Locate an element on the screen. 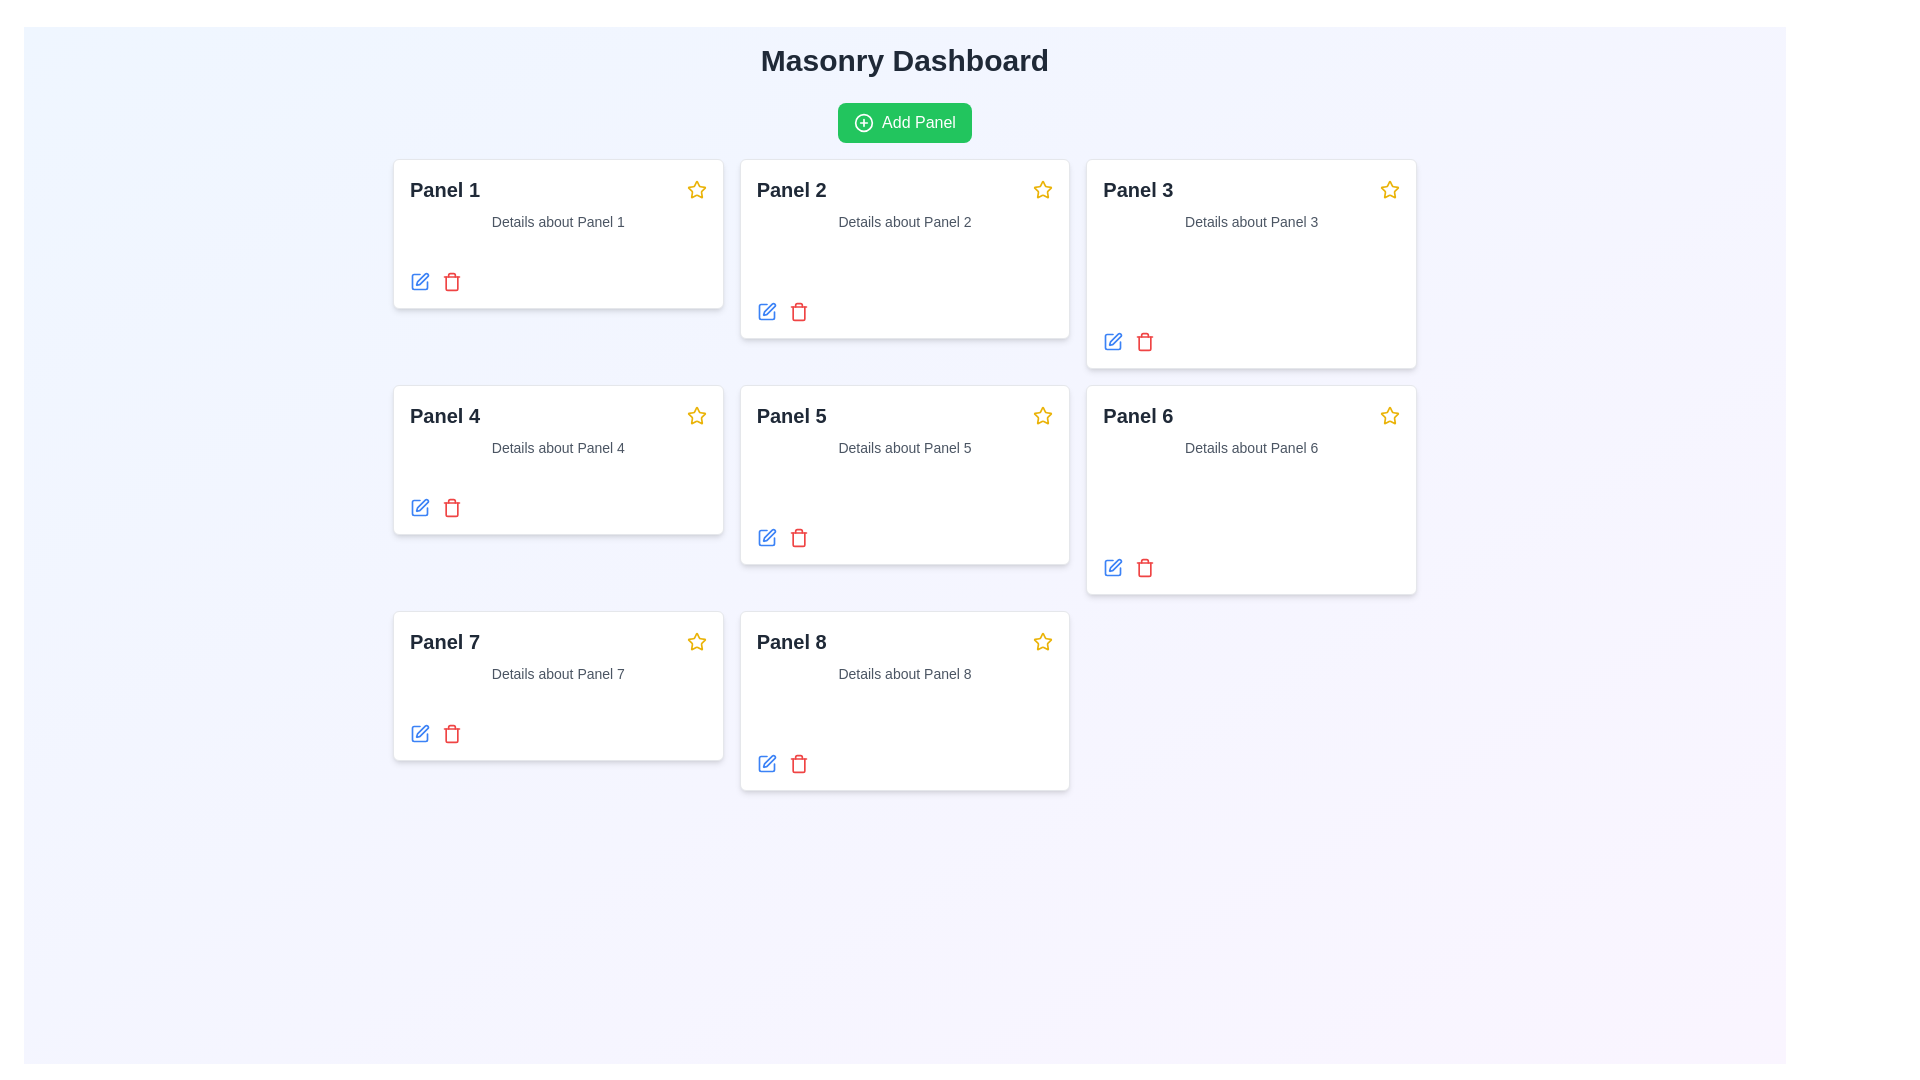  the blue square icon with a pen, which is the leftmost edit button located under 'Panel 1' in the first column of the grid layout is located at coordinates (419, 281).